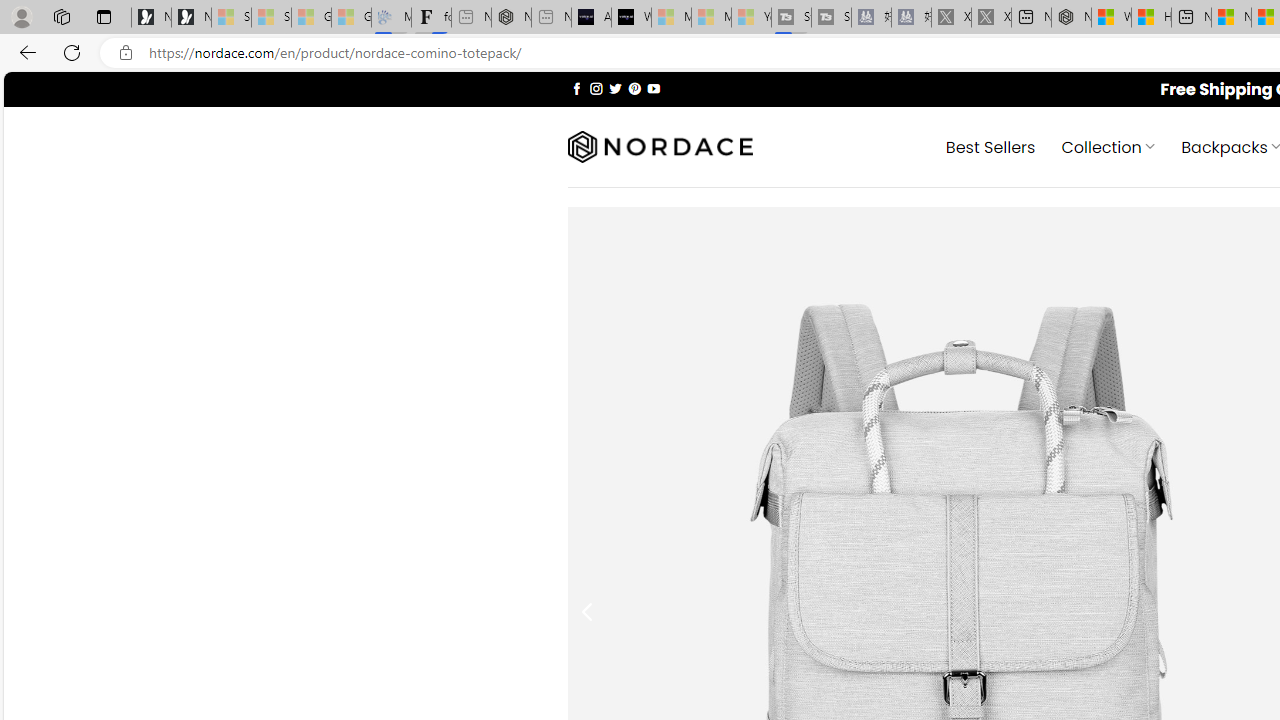 Image resolution: width=1280 pixels, height=720 pixels. Describe the element at coordinates (790, 17) in the screenshot. I see `'Streaming Coverage | T3 - Sleeping'` at that location.